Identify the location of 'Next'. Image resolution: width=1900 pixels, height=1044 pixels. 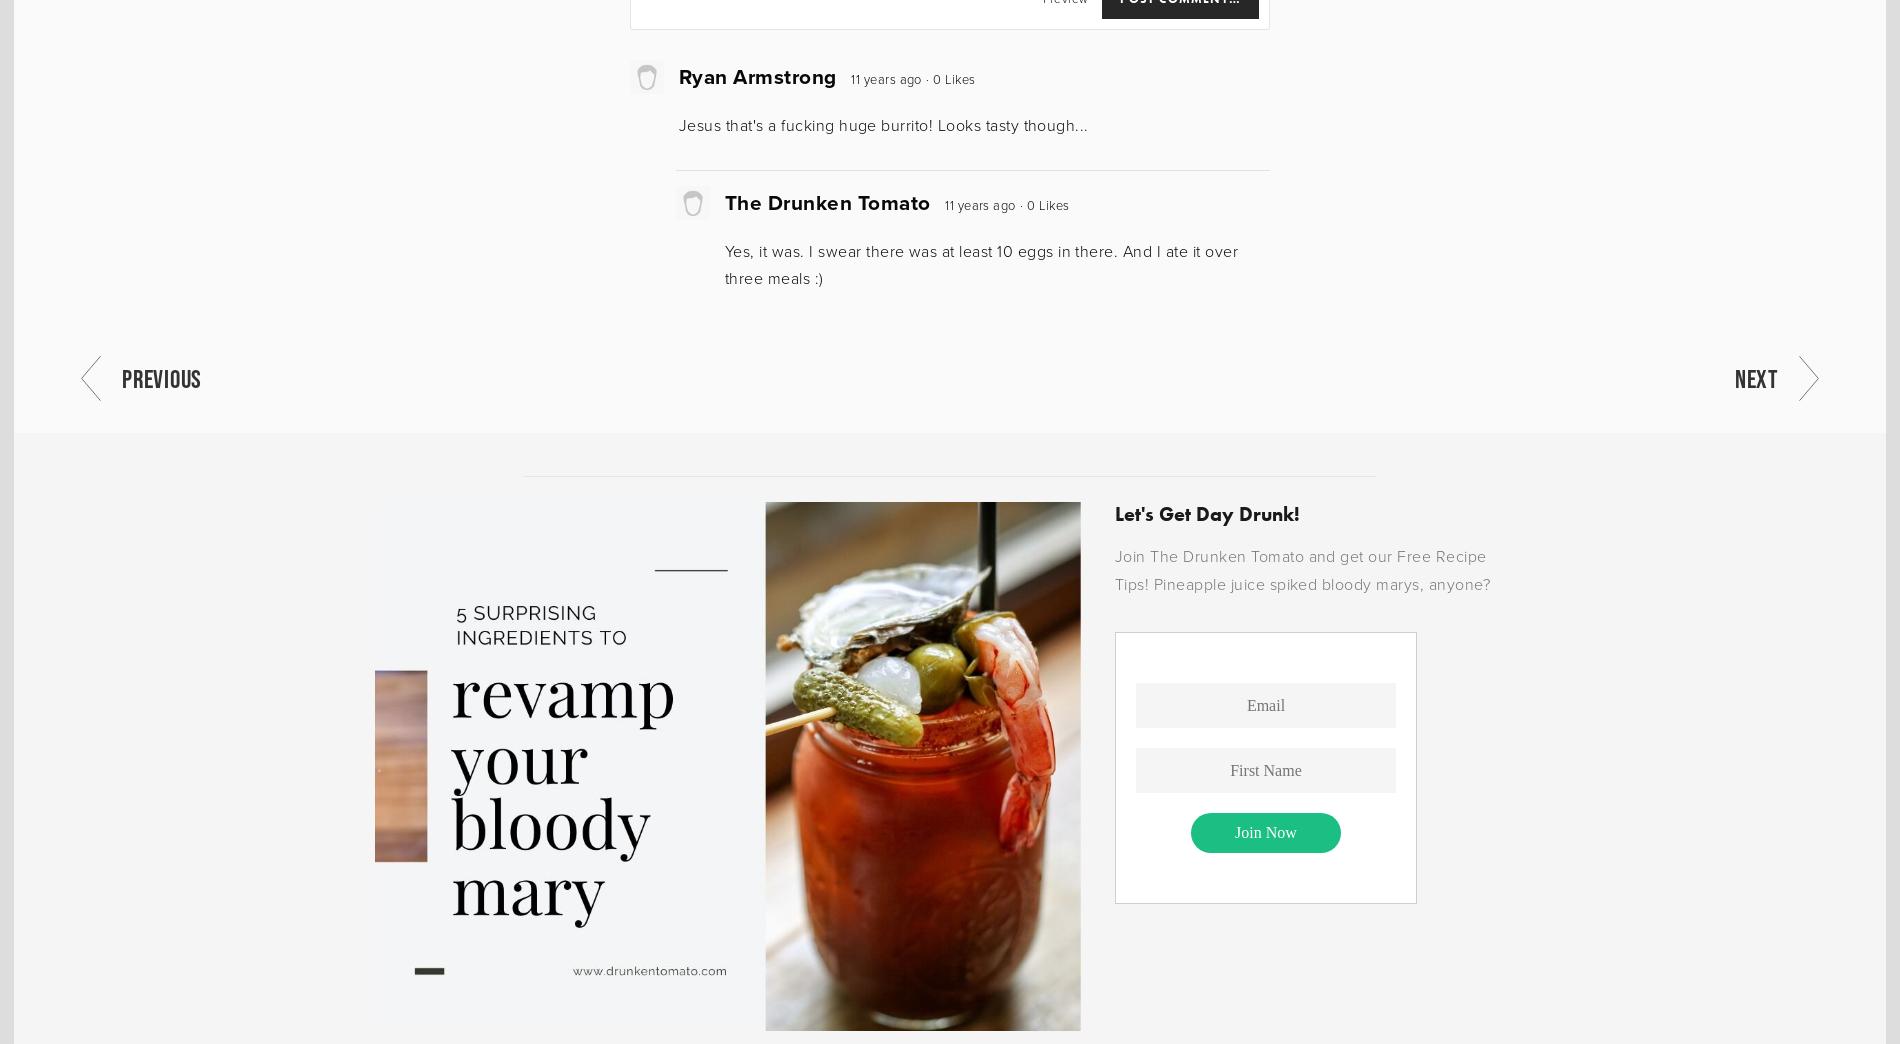
(1754, 378).